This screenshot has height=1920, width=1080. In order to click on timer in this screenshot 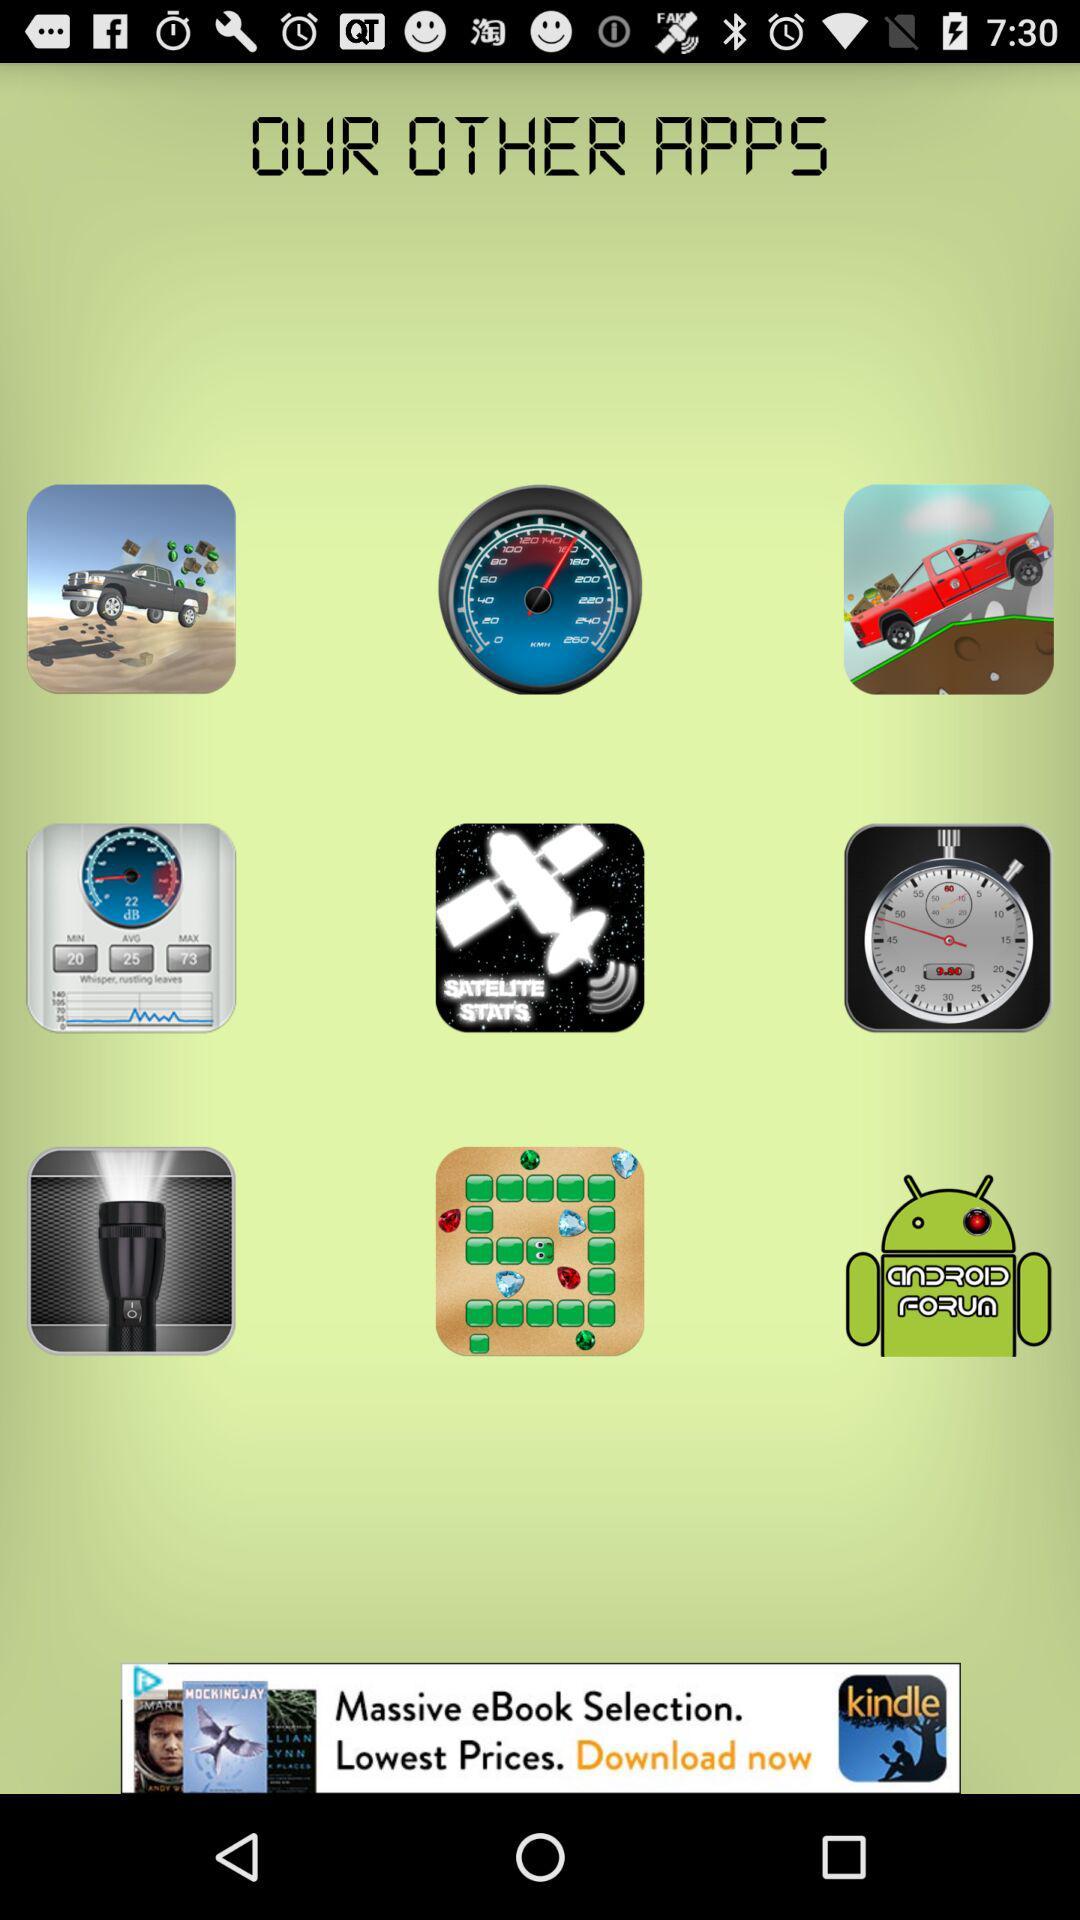, I will do `click(131, 927)`.